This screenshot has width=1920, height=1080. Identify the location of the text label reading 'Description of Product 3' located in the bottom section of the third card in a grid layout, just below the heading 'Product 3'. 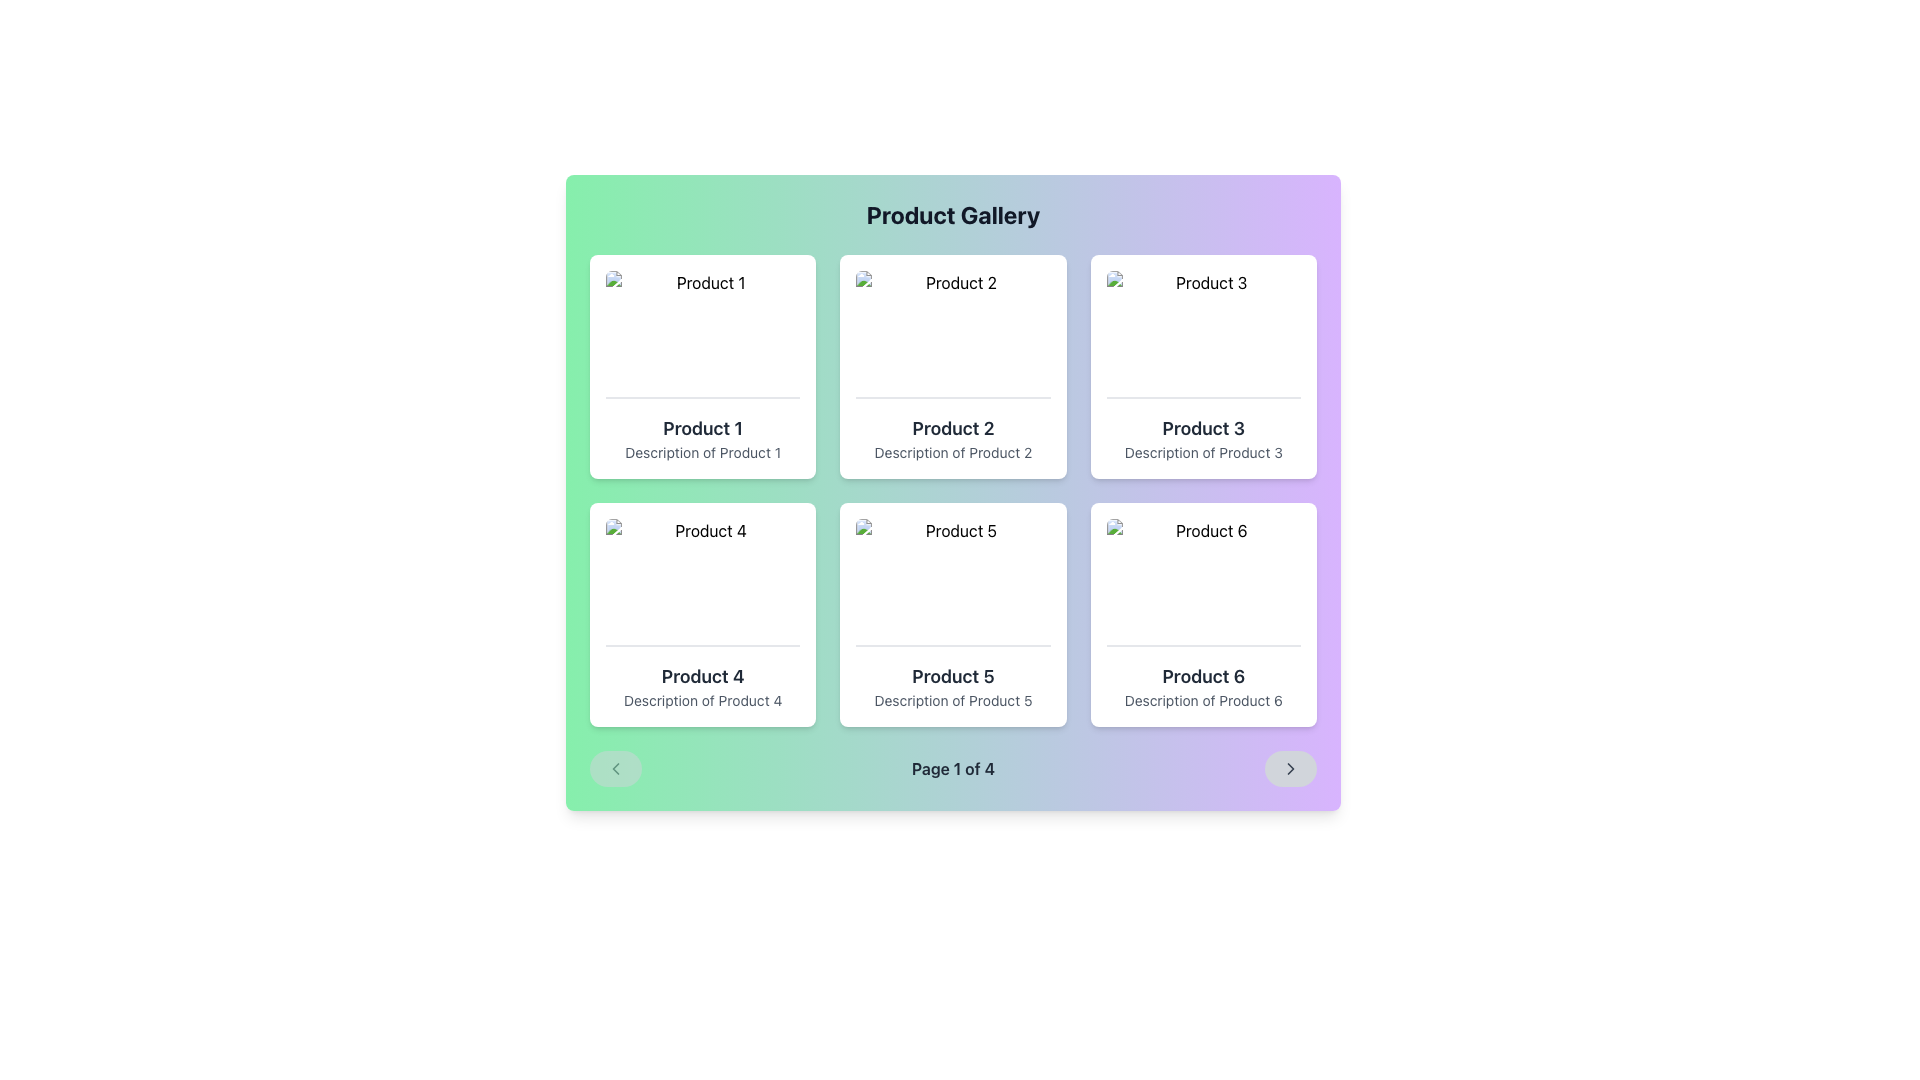
(1202, 452).